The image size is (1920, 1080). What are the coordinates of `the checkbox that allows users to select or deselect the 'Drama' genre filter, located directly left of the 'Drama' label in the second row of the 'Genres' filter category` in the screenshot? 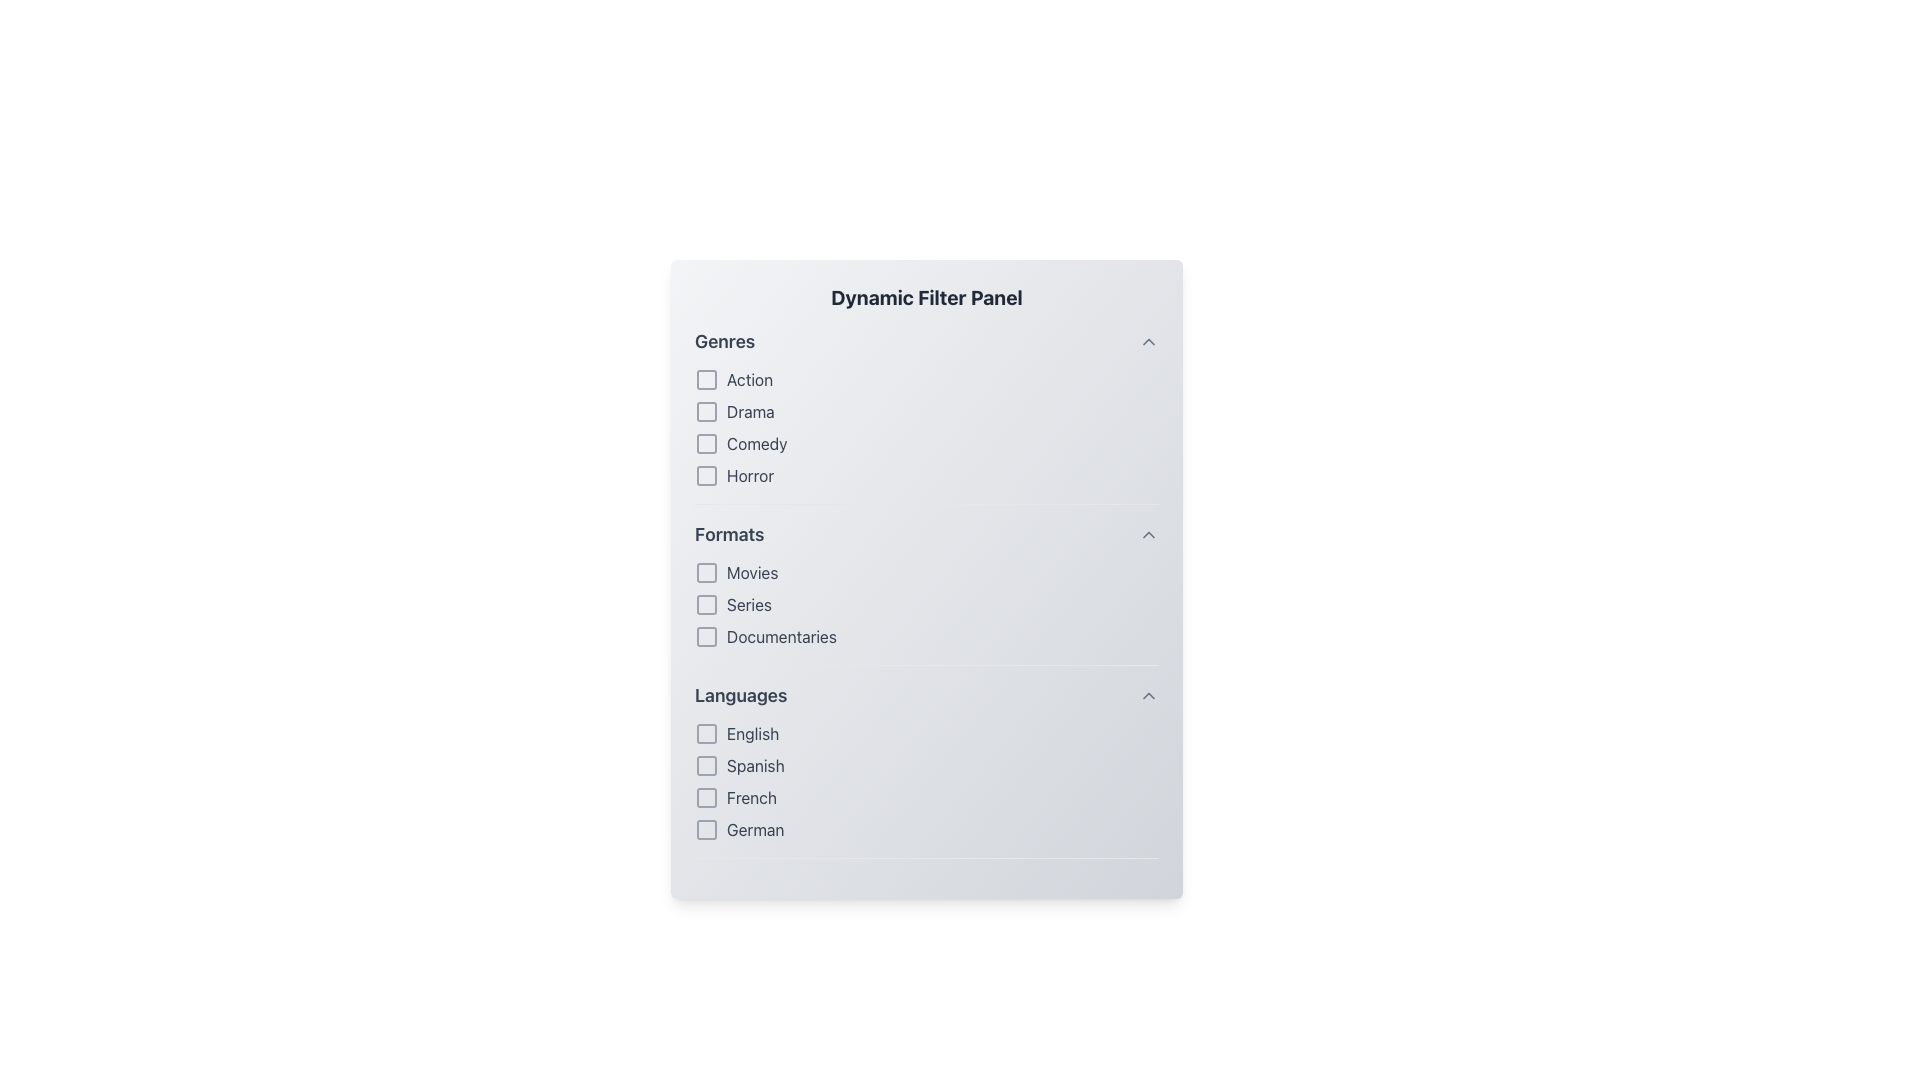 It's located at (706, 411).